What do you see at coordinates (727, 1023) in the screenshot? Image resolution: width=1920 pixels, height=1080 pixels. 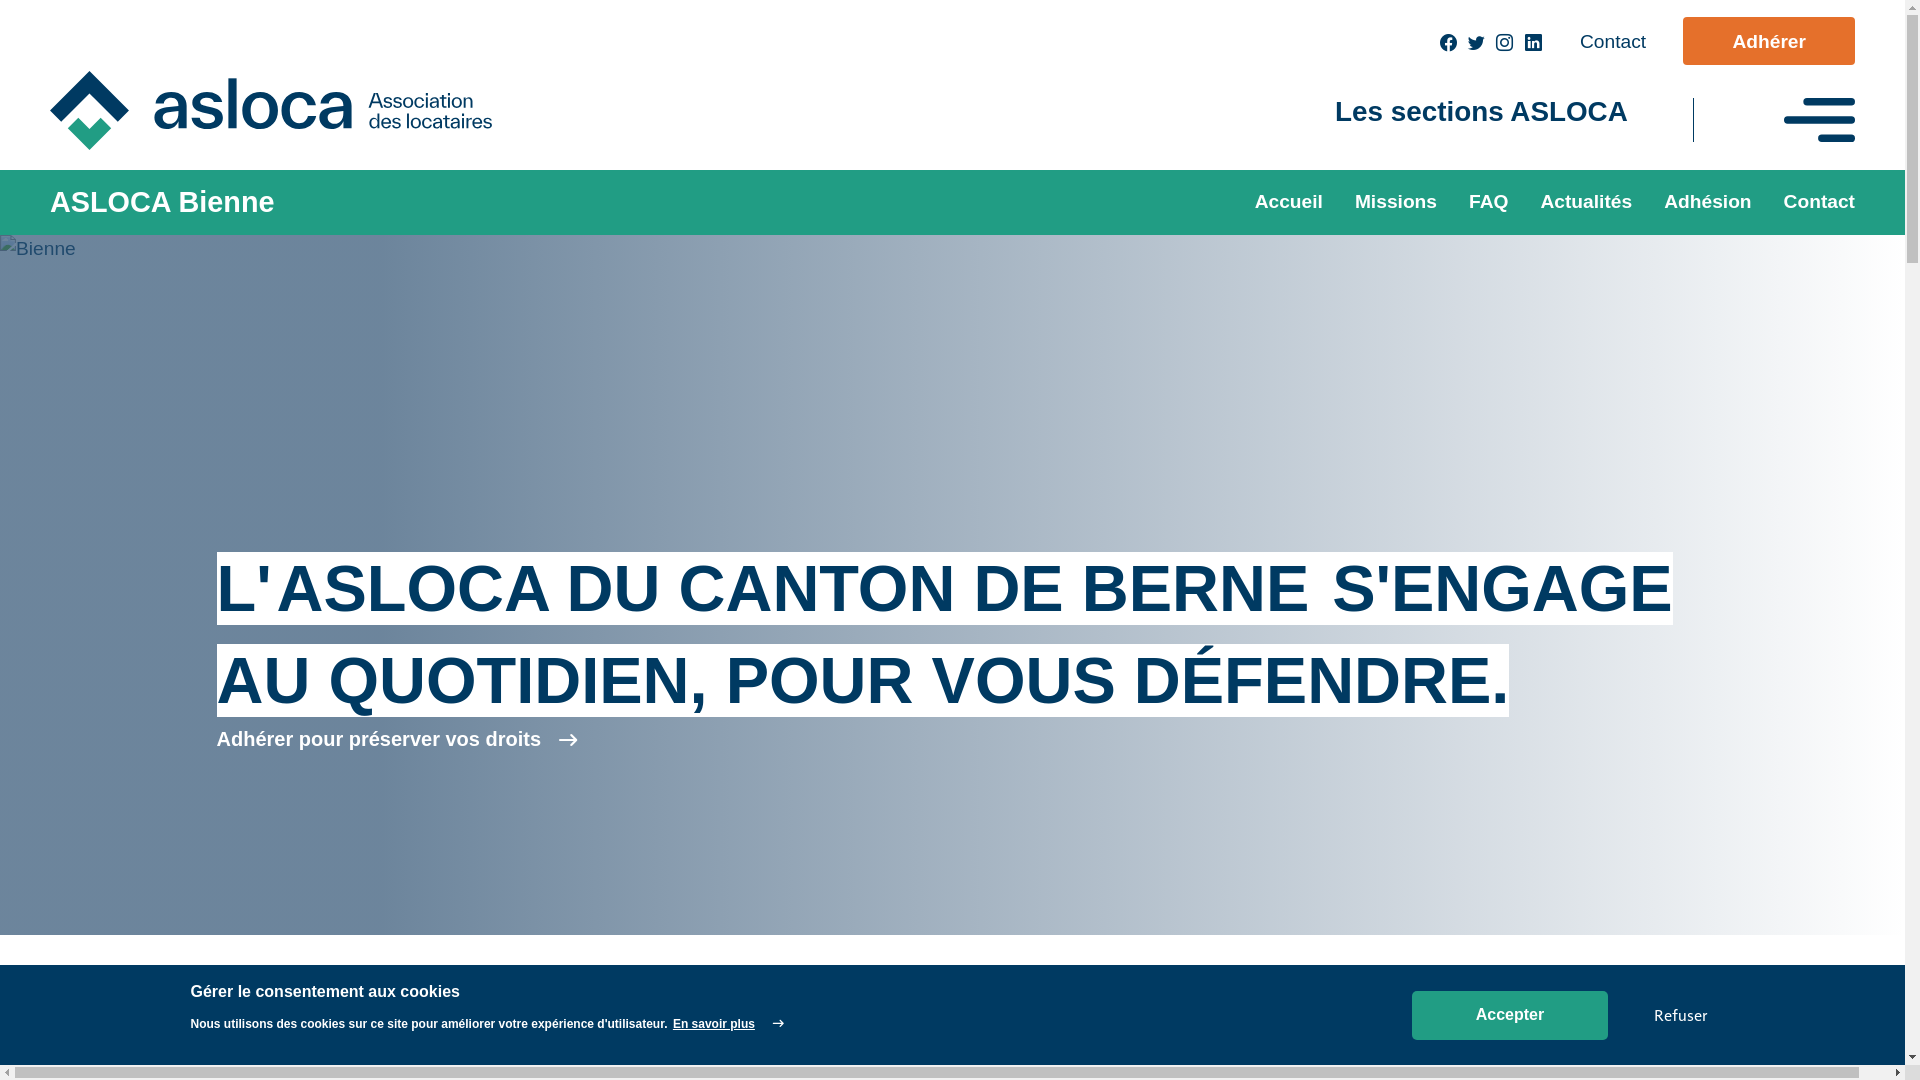 I see `'En savoir plus'` at bounding box center [727, 1023].